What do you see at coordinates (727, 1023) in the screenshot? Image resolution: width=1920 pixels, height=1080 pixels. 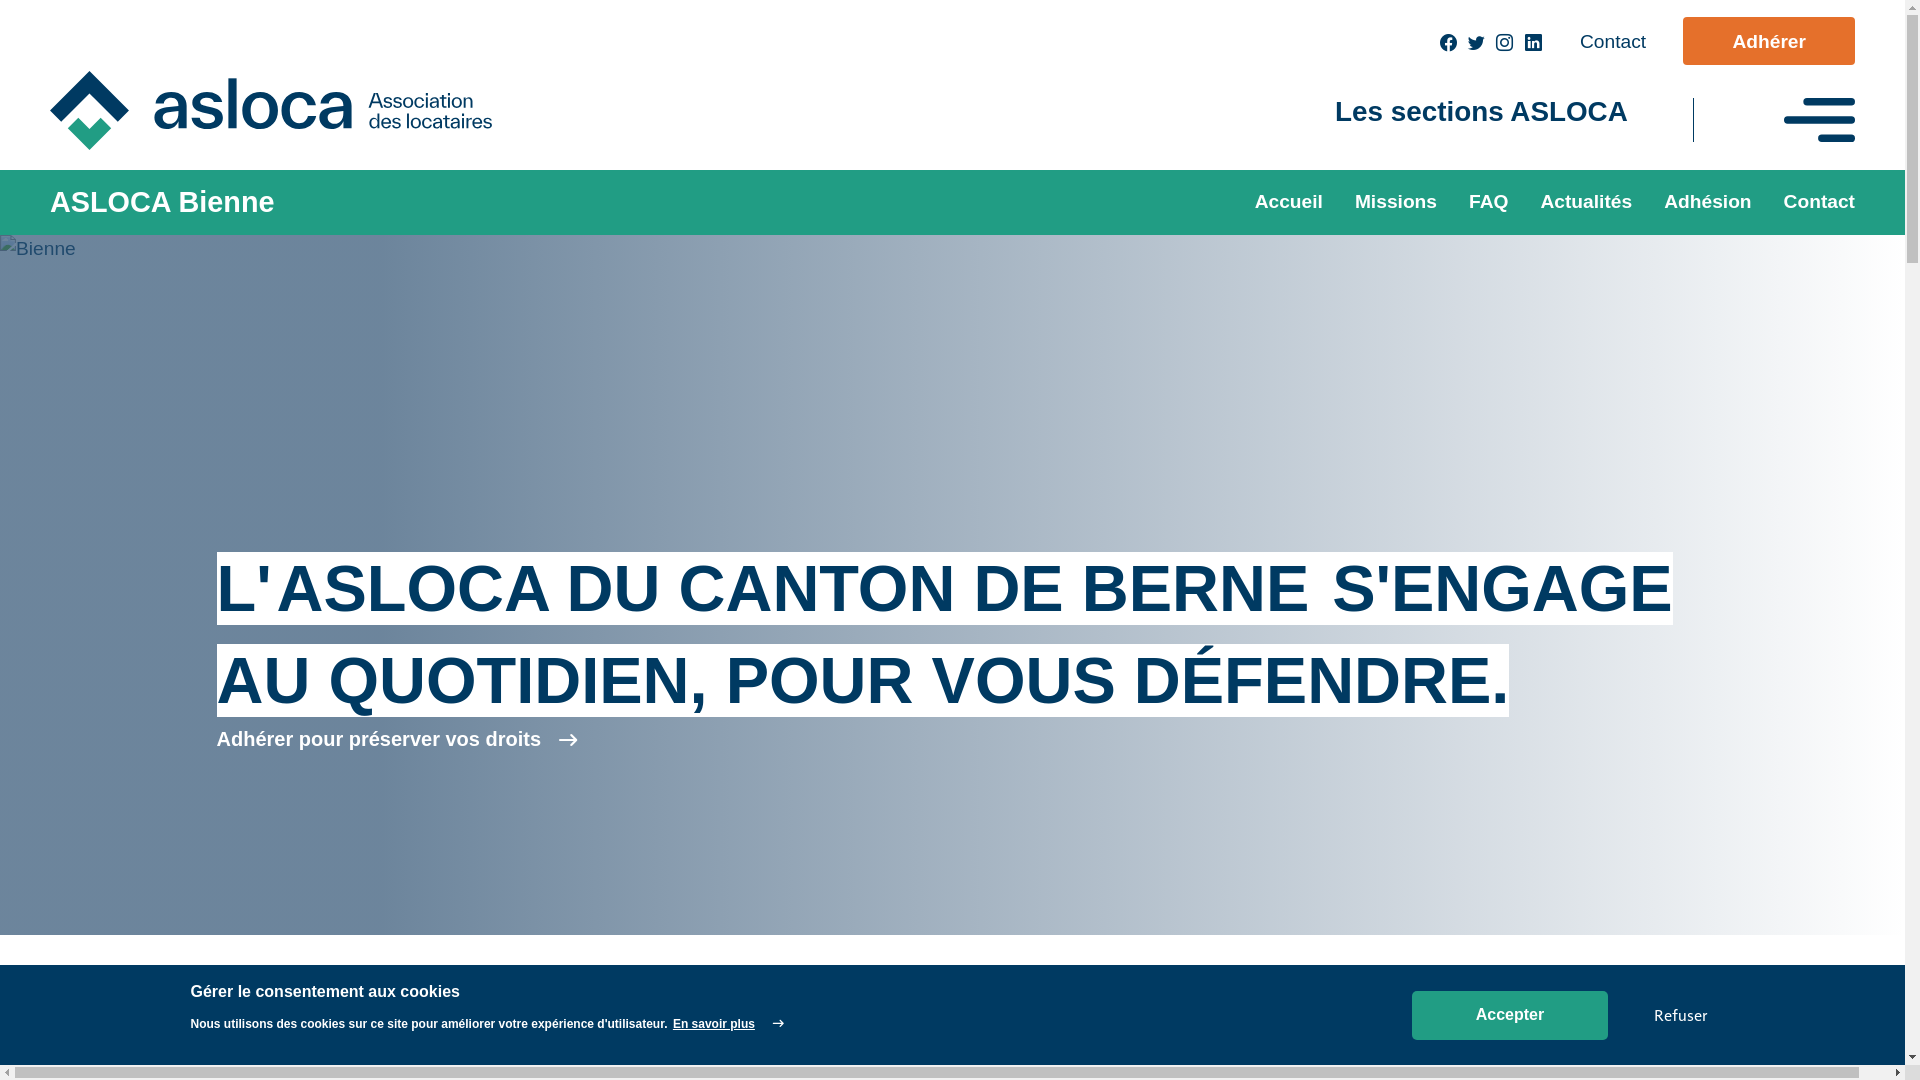 I see `'En savoir plus'` at bounding box center [727, 1023].